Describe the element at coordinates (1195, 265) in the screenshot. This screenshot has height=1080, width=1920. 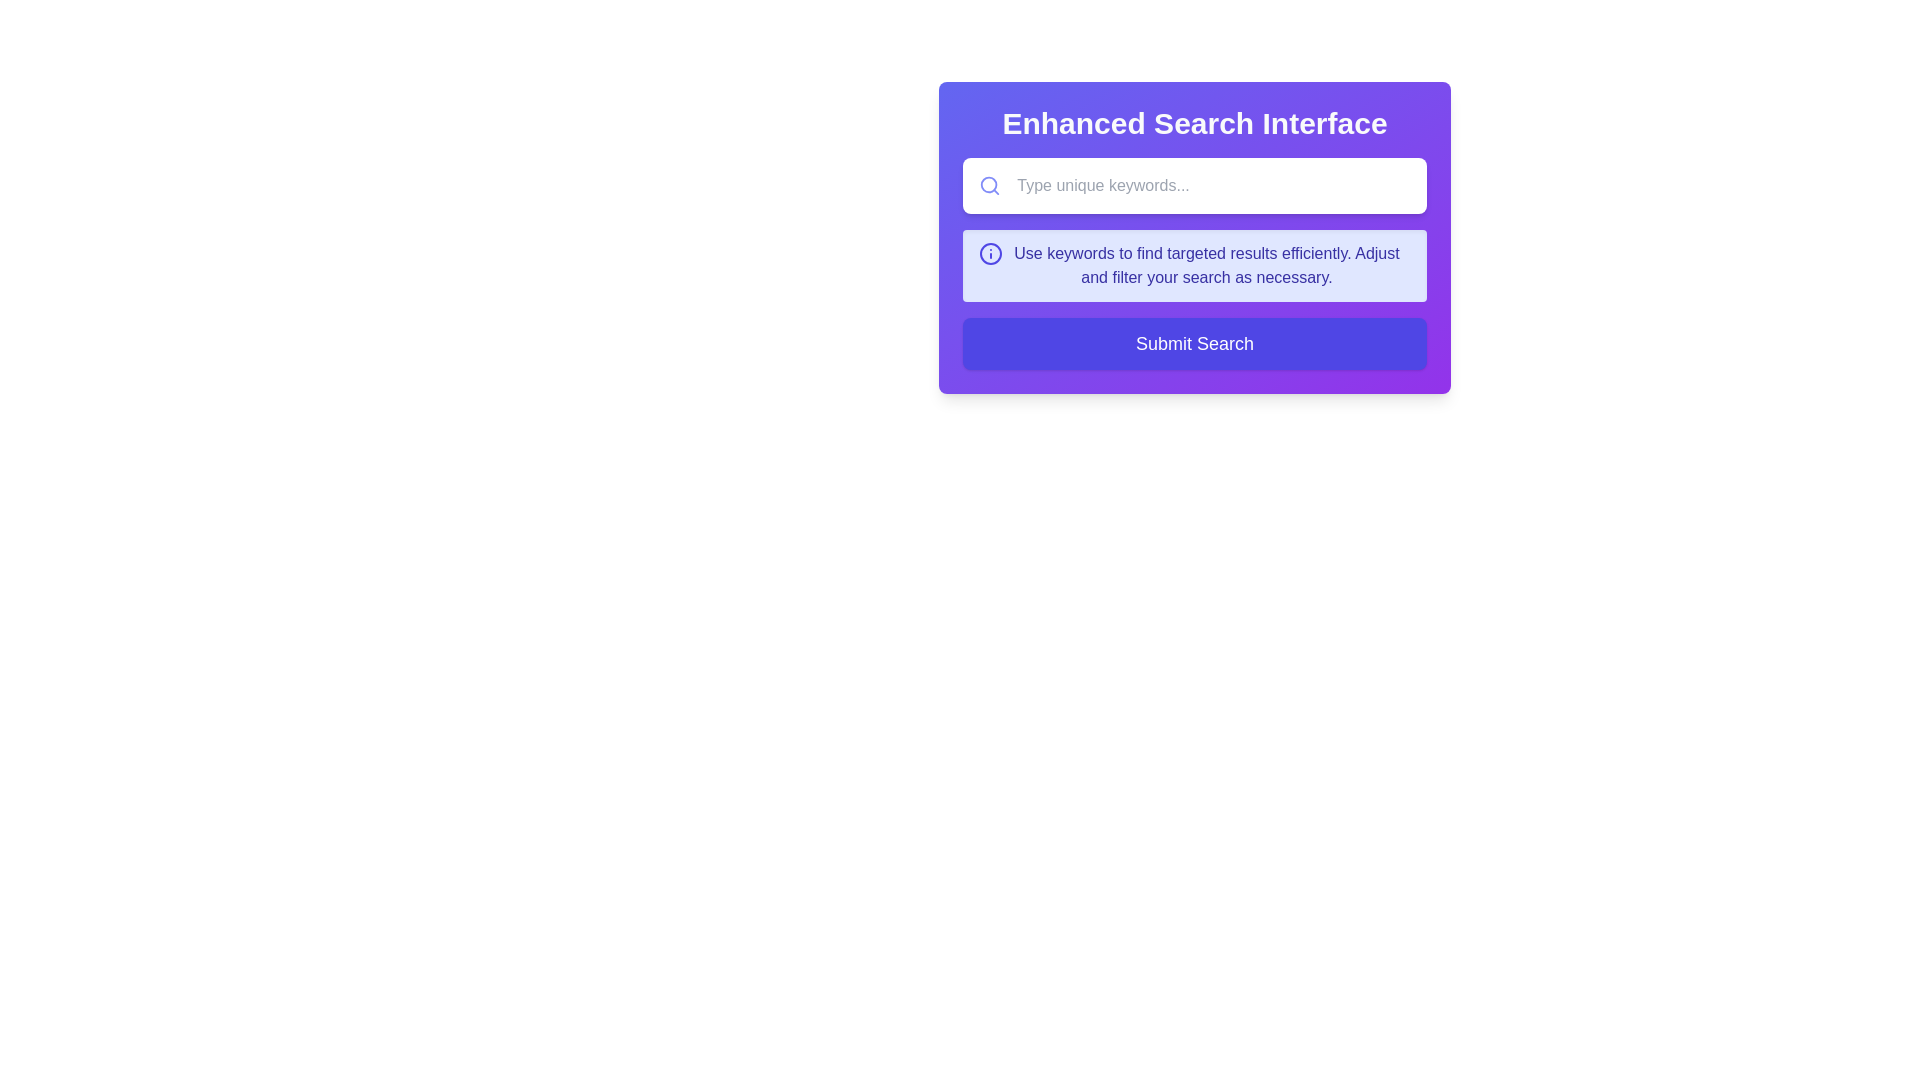
I see `text content of the Informational Panel located directly below the text input field and above the 'Submit Search' button` at that location.